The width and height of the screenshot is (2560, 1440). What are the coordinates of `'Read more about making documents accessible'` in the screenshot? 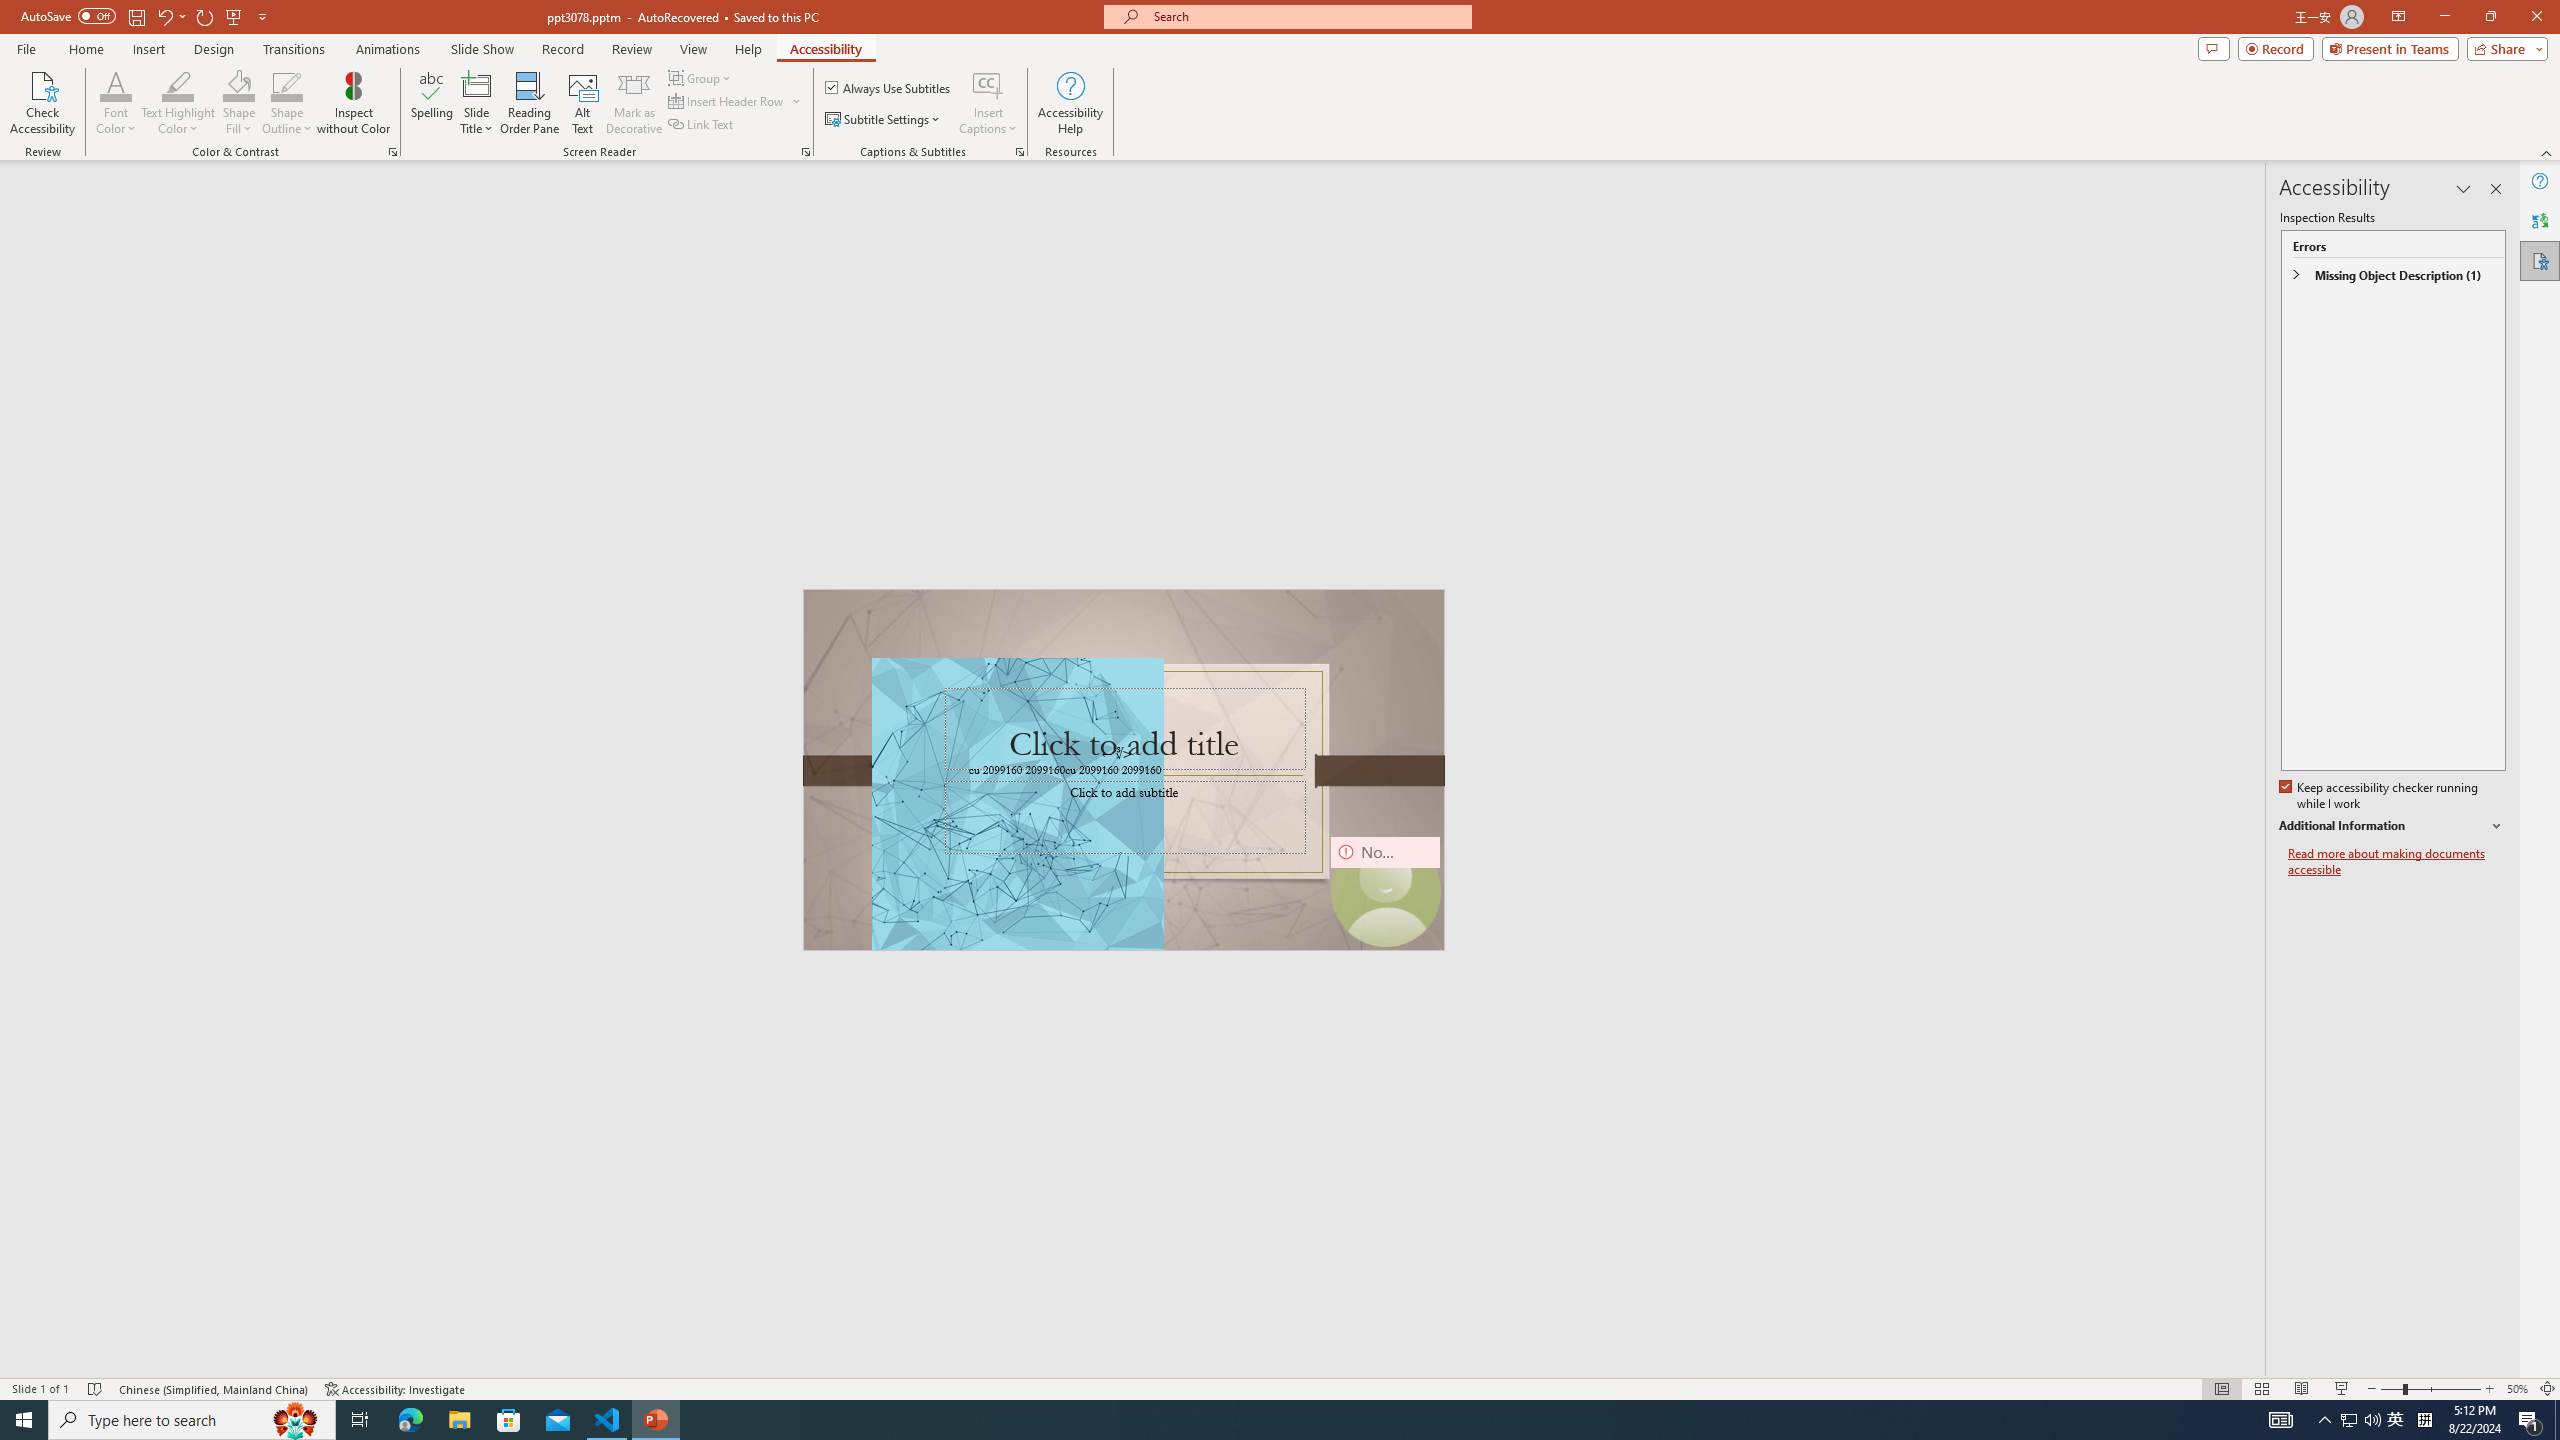 It's located at (2396, 861).